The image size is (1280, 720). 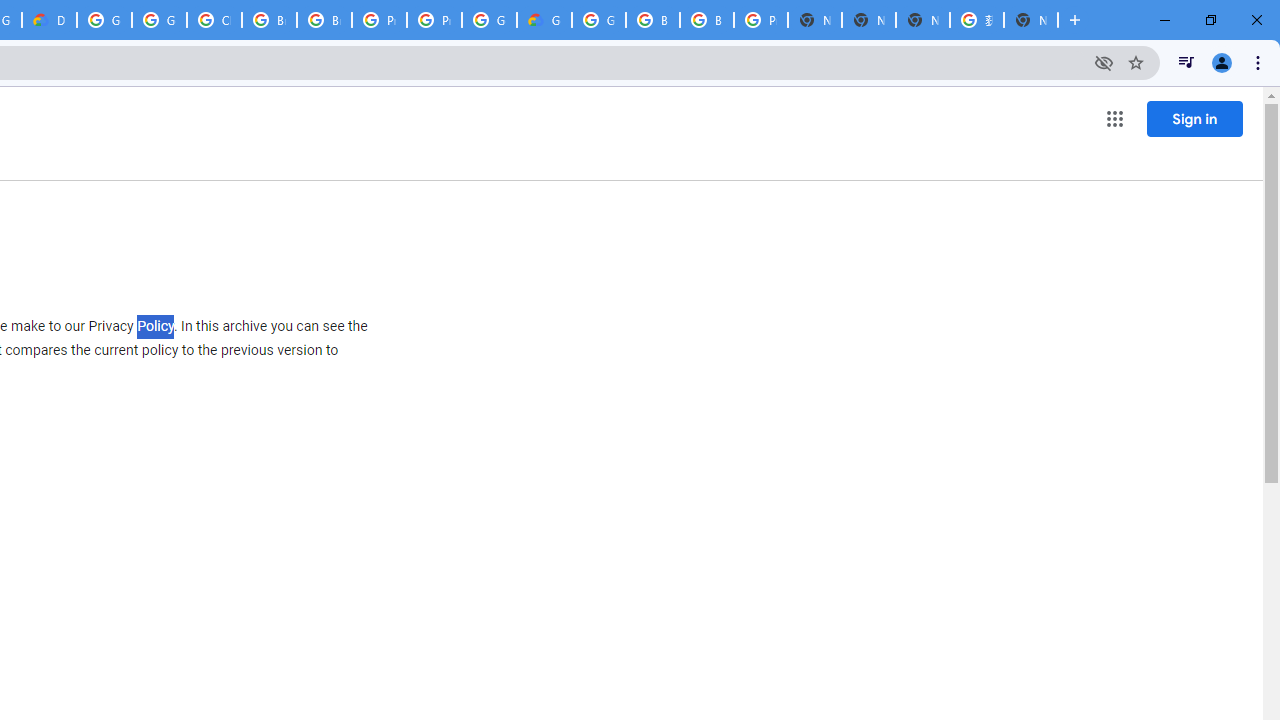 I want to click on 'Google Cloud Estimate Summary', so click(x=544, y=20).